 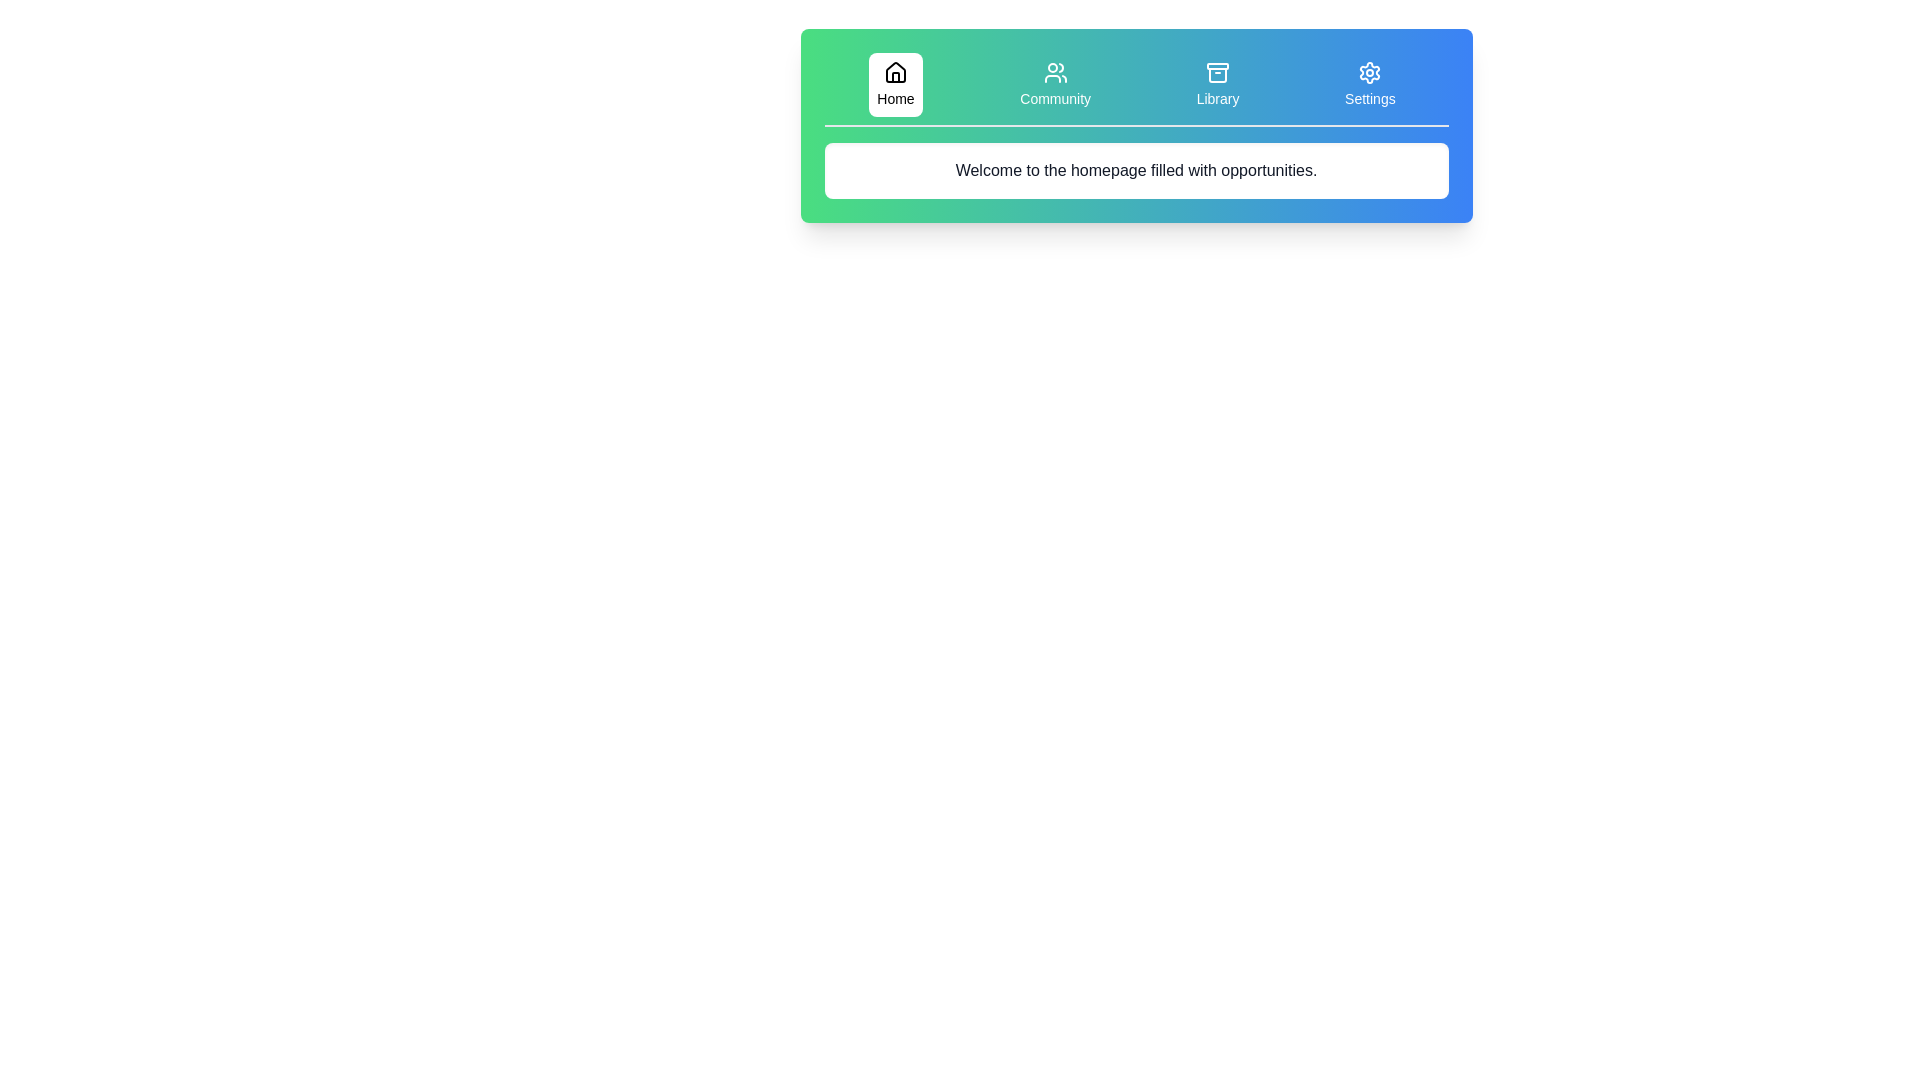 What do you see at coordinates (895, 83) in the screenshot?
I see `the Home tab to display its content` at bounding box center [895, 83].